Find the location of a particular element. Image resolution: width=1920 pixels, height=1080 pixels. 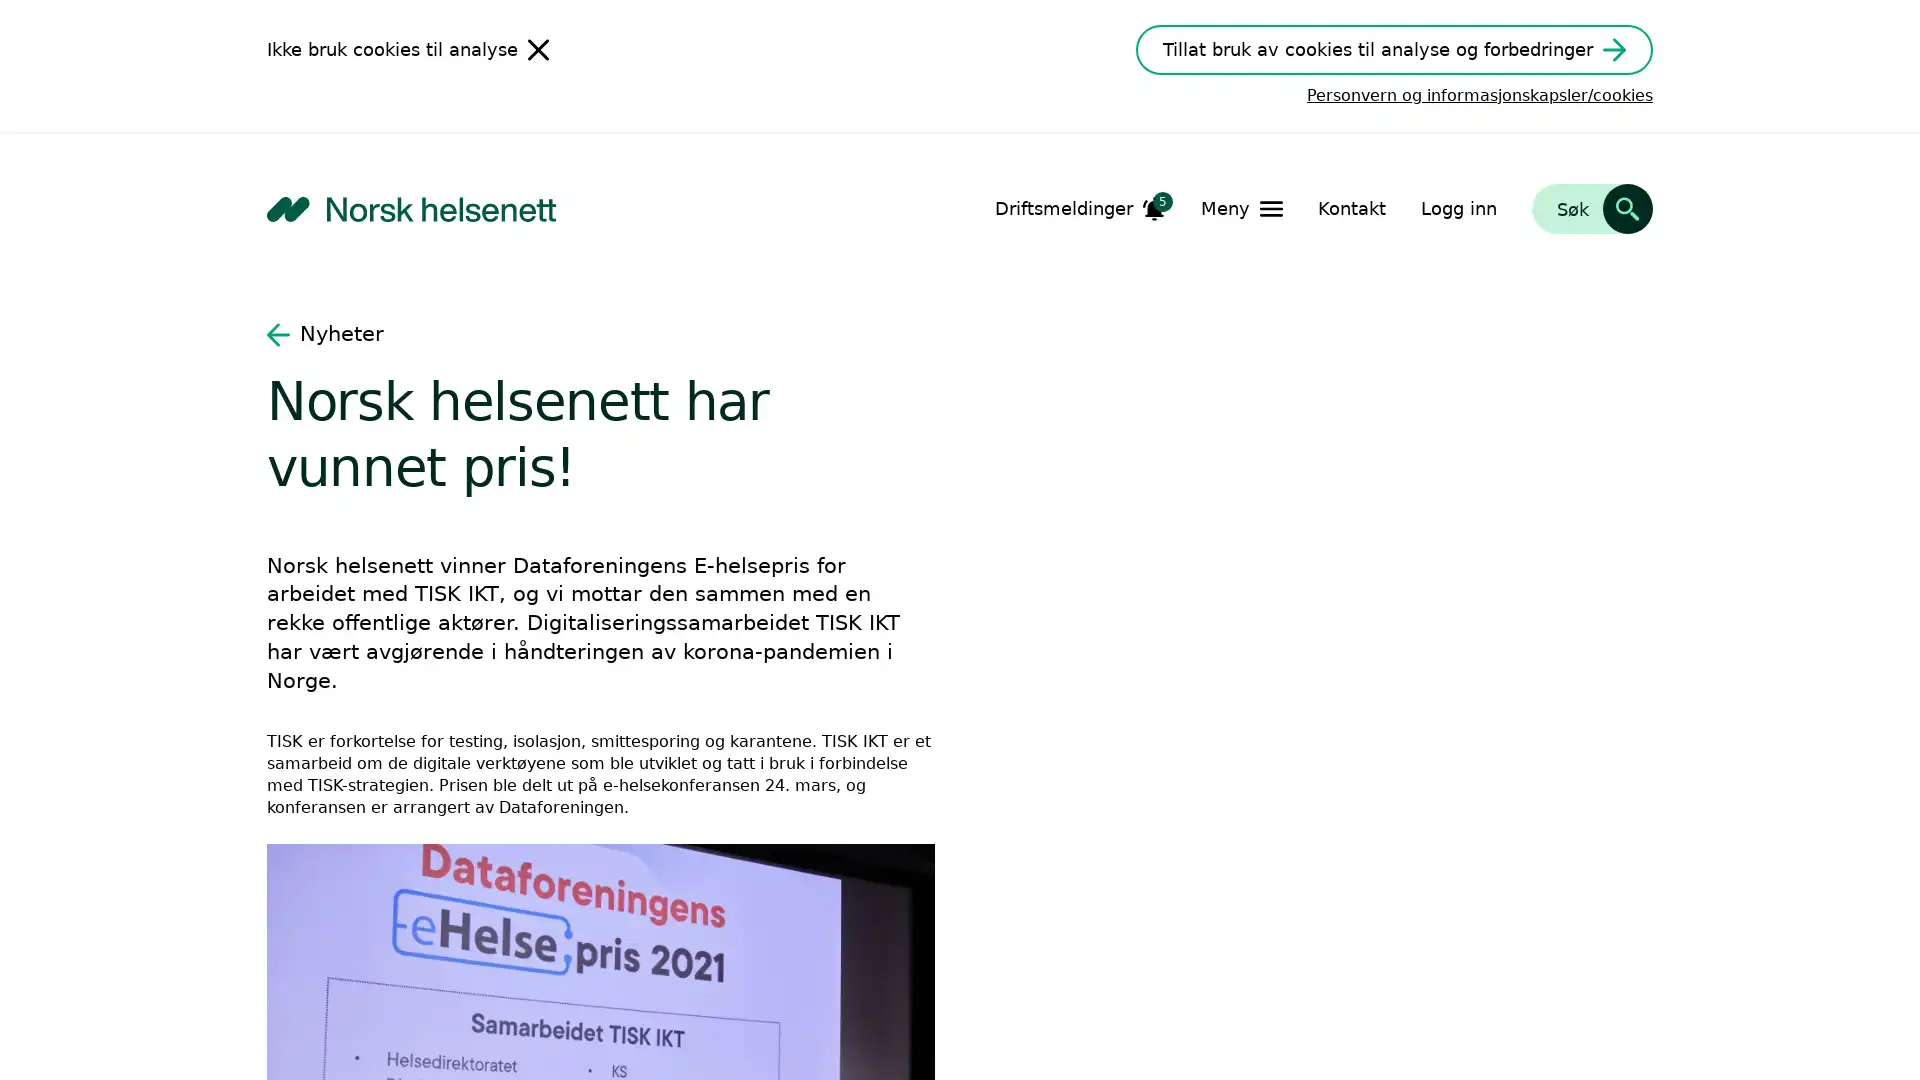

Ikke bruk cookies til analyse is located at coordinates (407, 49).